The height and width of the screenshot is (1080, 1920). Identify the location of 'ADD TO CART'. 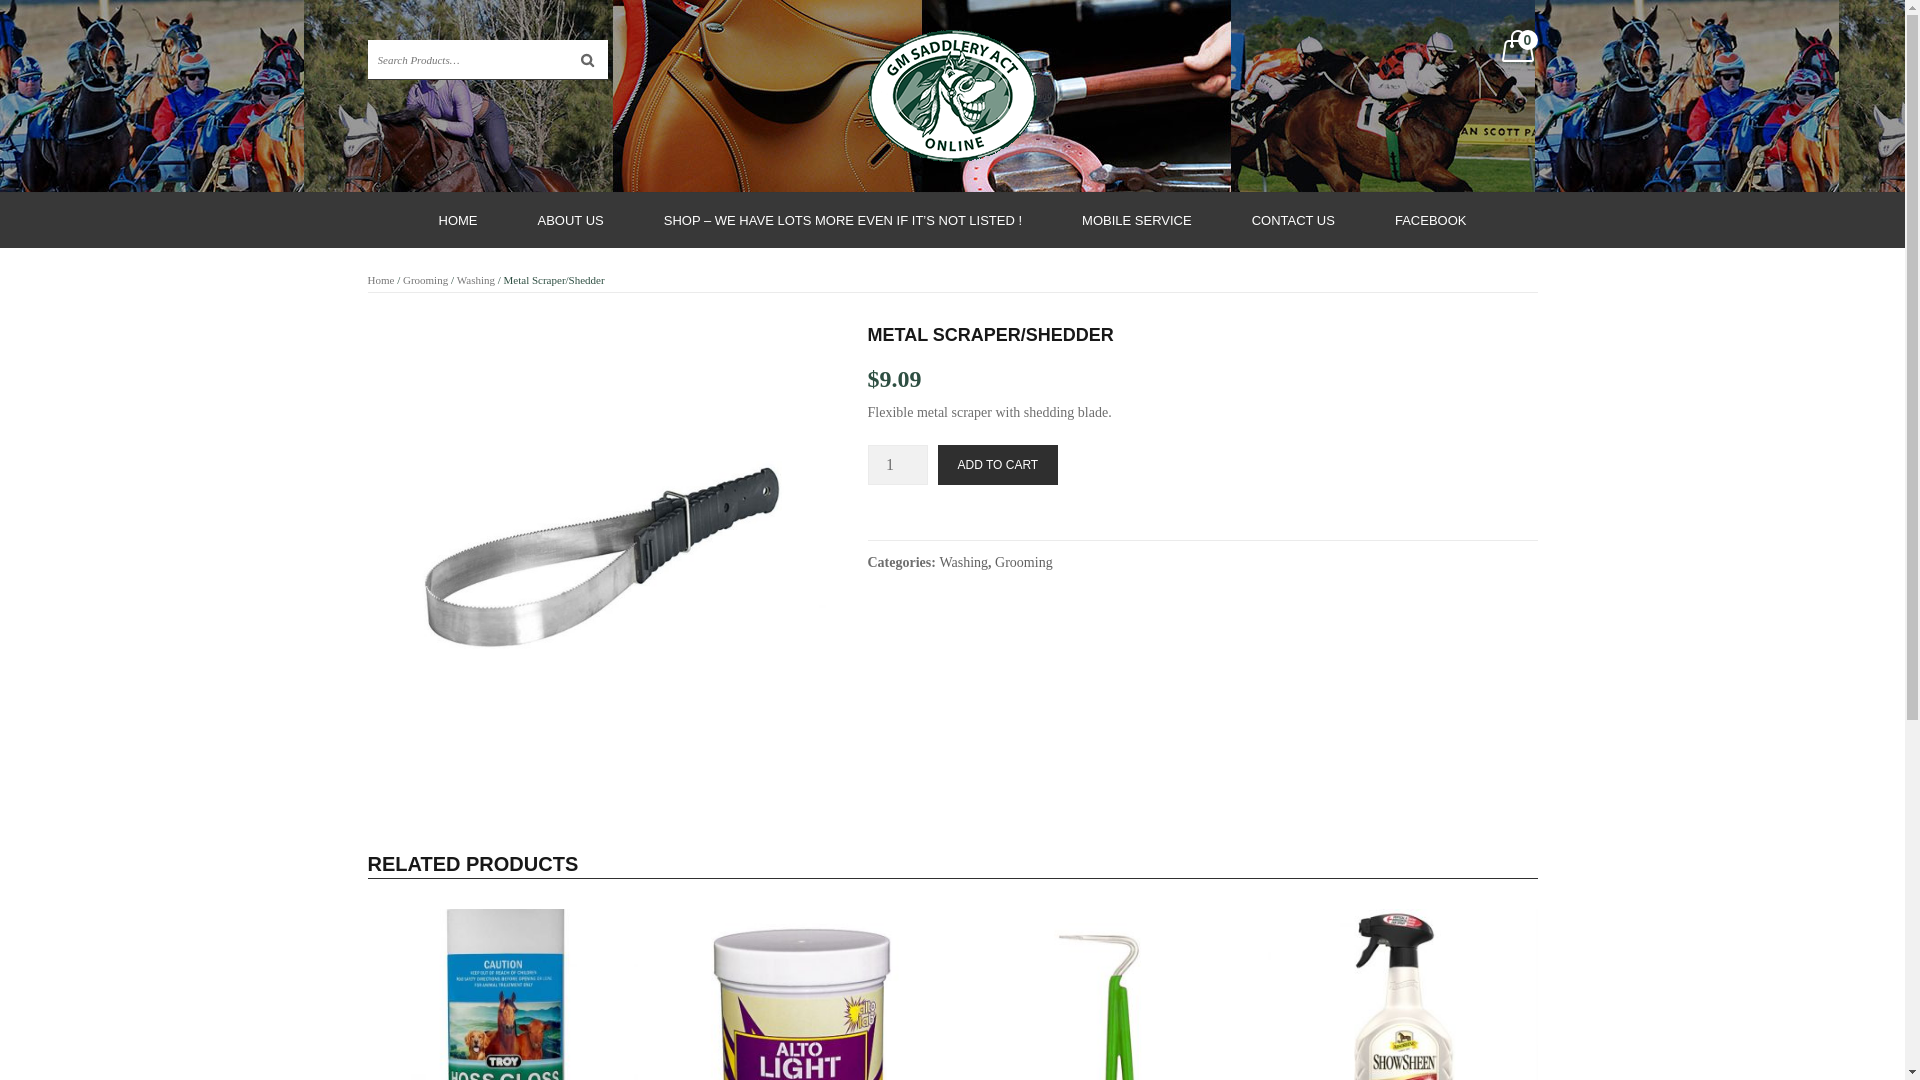
(936, 465).